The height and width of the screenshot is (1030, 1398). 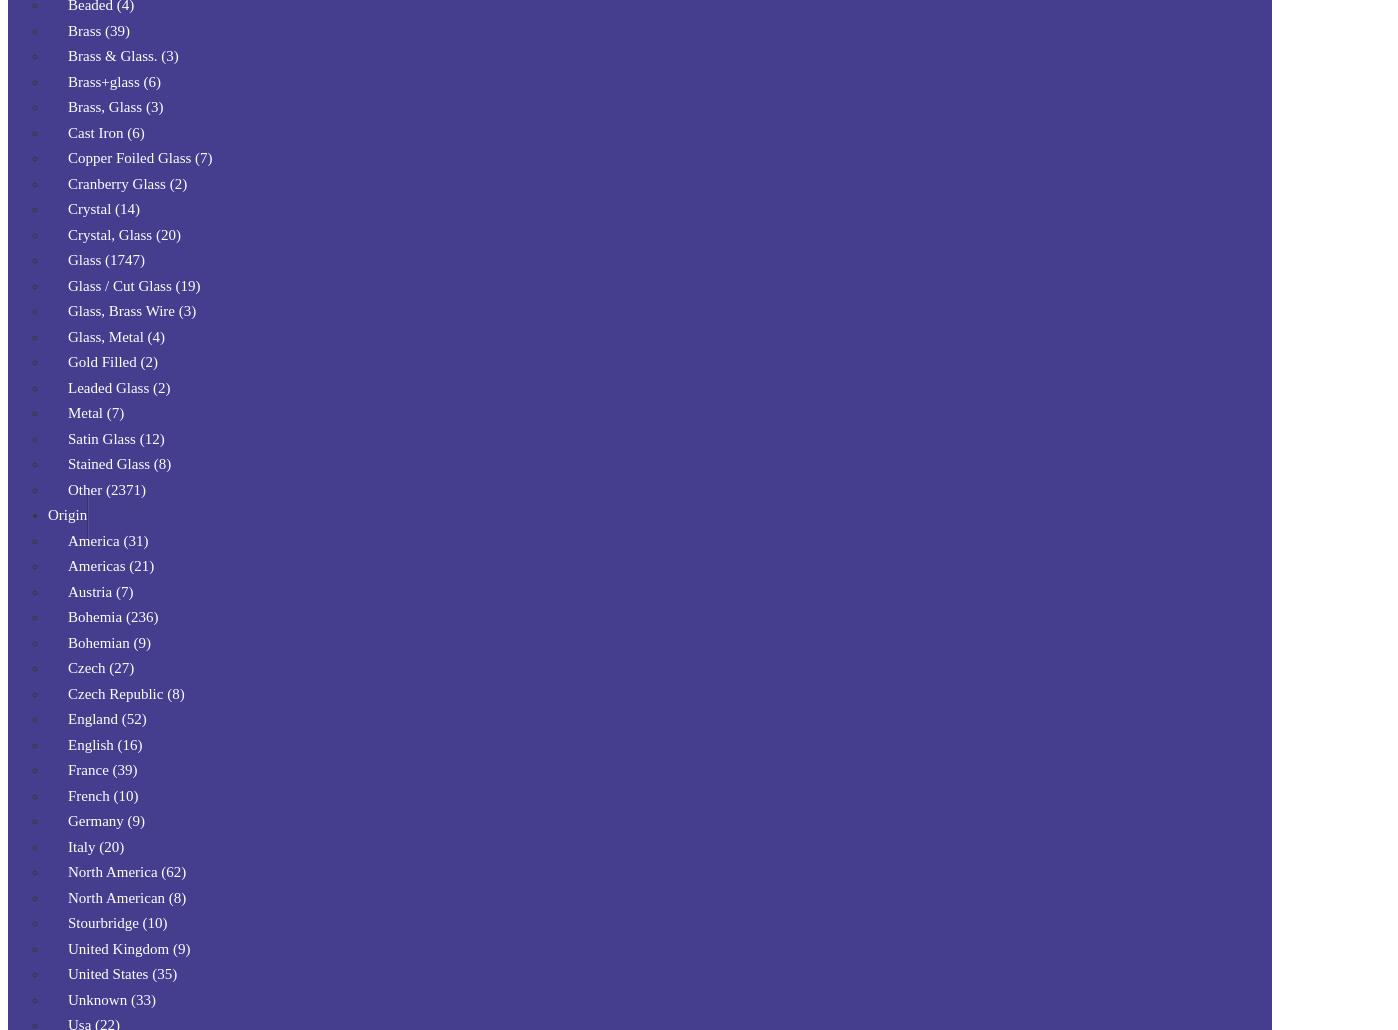 What do you see at coordinates (129, 947) in the screenshot?
I see `'United Kingdom (9)'` at bounding box center [129, 947].